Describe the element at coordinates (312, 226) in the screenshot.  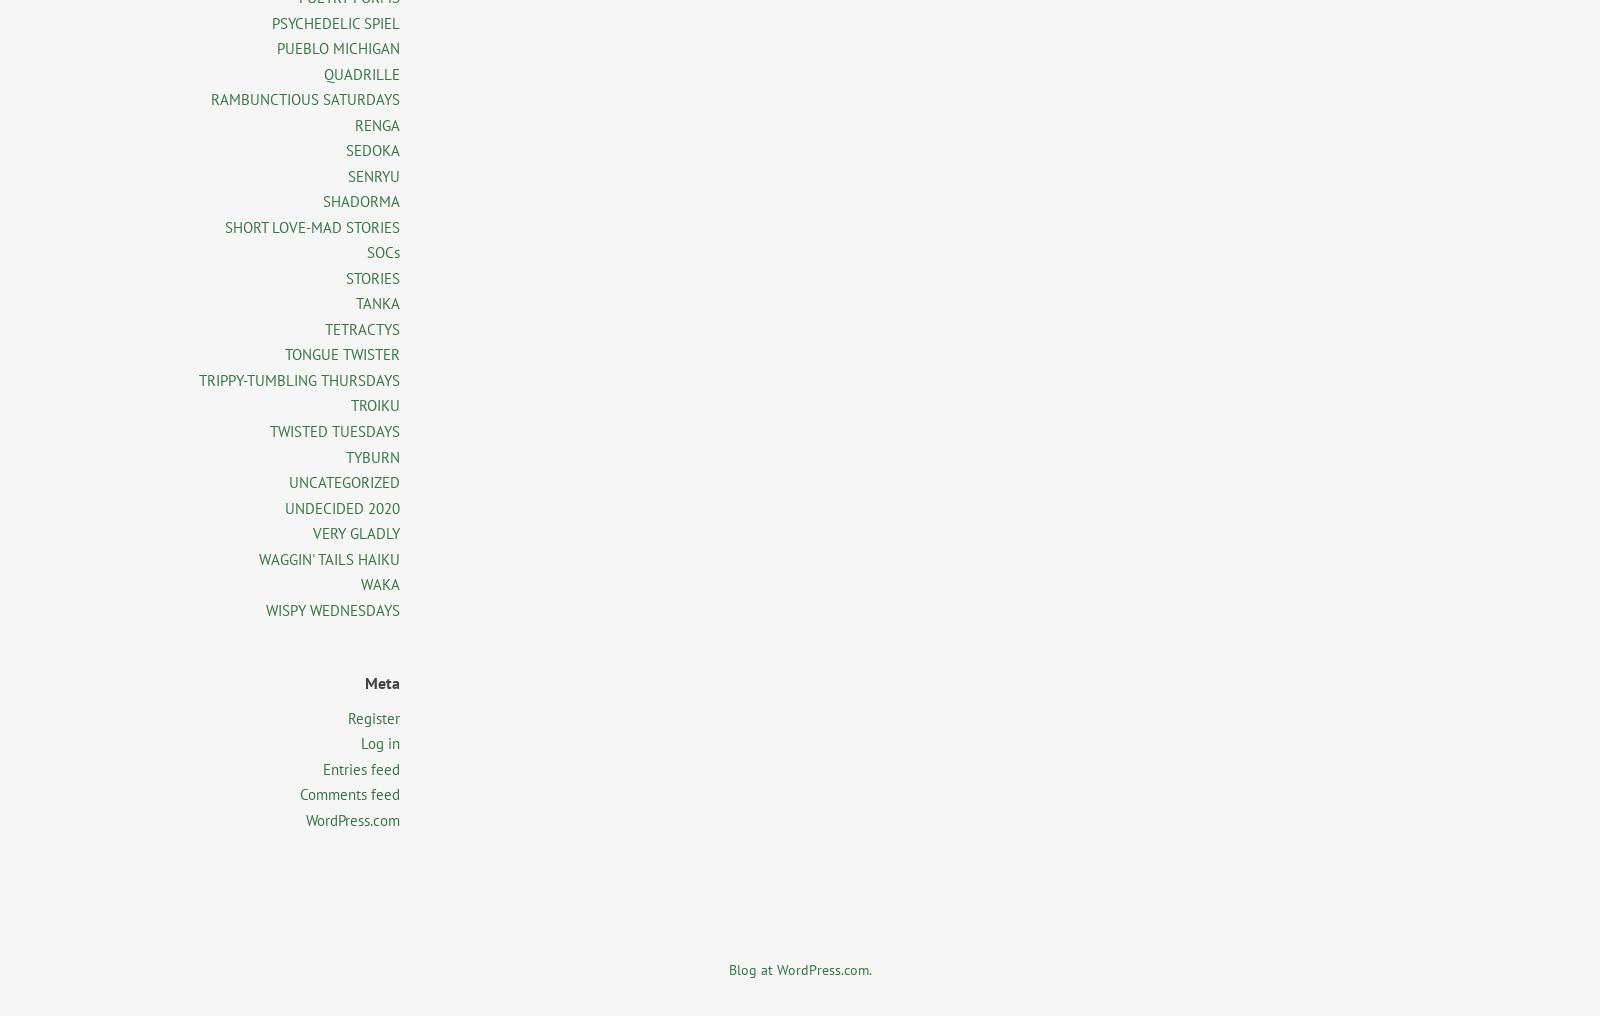
I see `'SHORT LOVE-MAD STORIES'` at that location.